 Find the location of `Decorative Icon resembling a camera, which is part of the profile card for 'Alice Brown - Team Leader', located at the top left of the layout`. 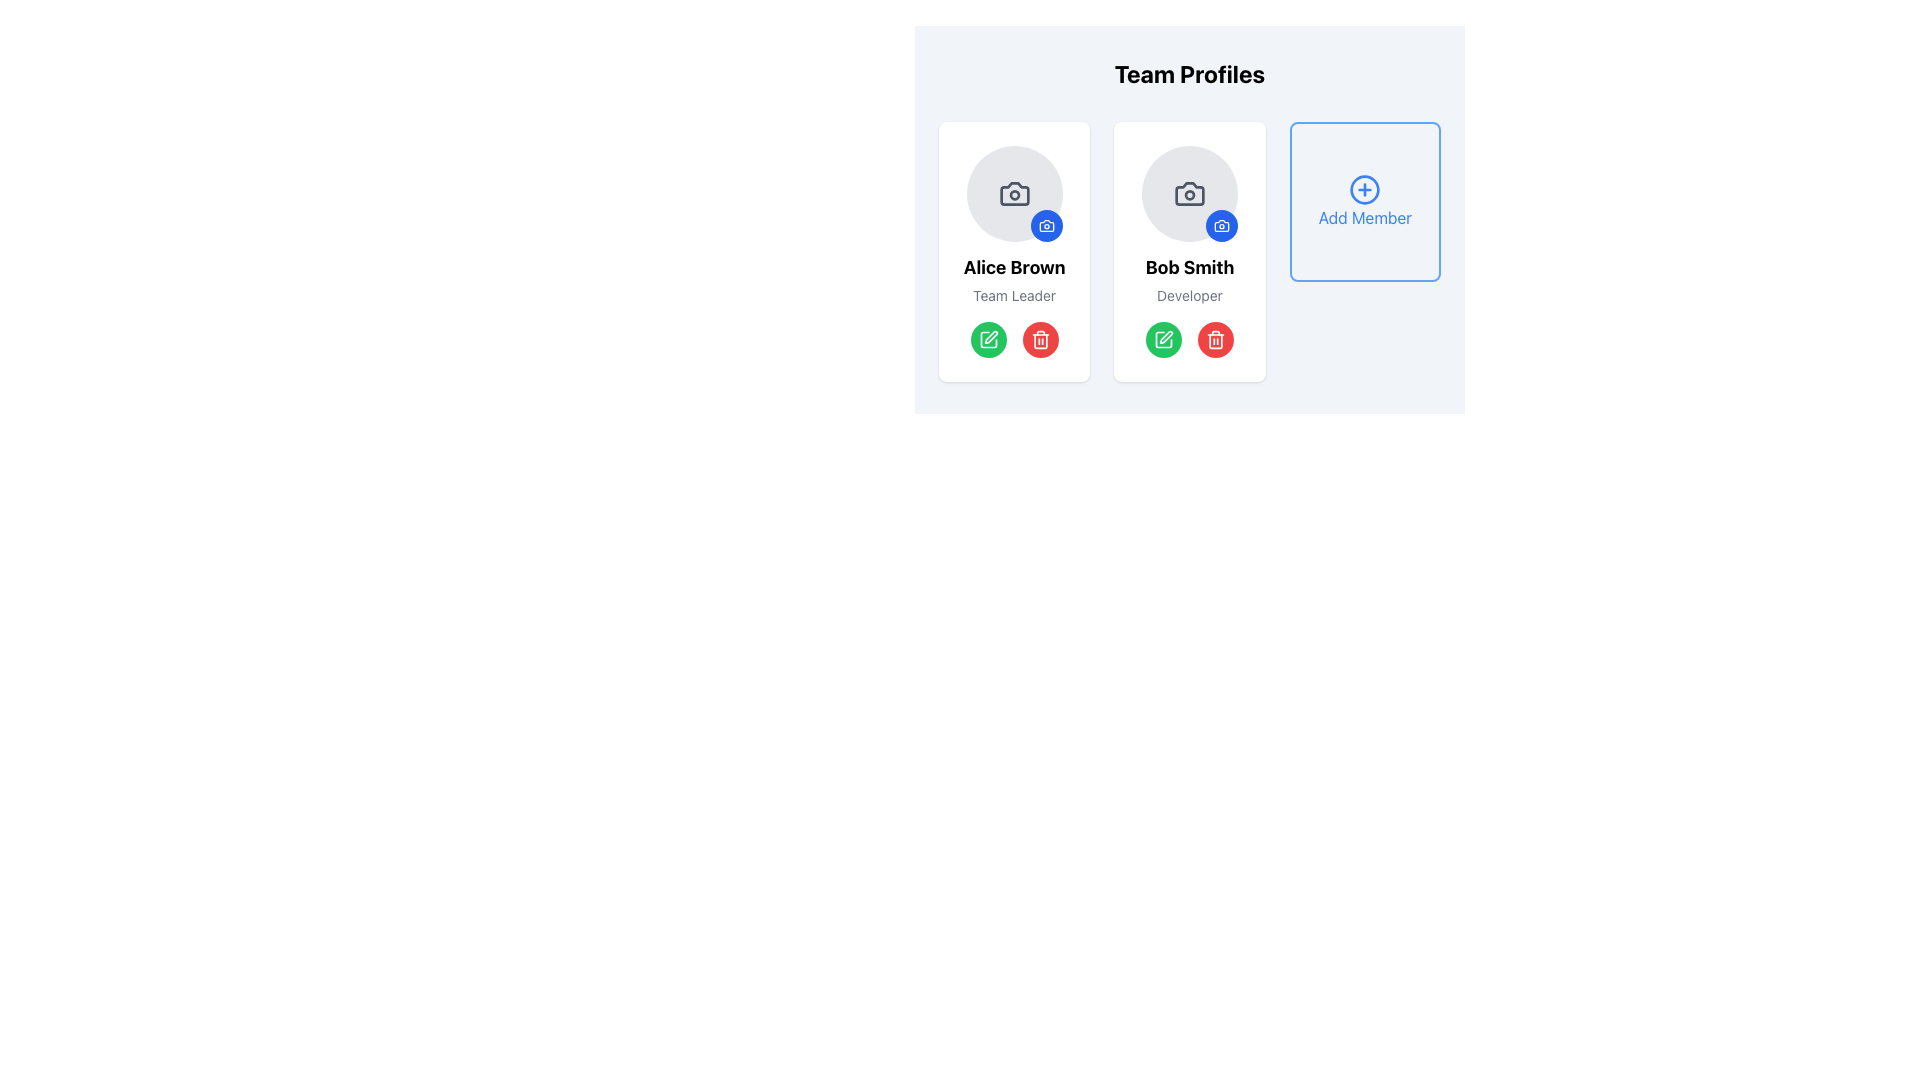

Decorative Icon resembling a camera, which is part of the profile card for 'Alice Brown - Team Leader', located at the top left of the layout is located at coordinates (1045, 225).